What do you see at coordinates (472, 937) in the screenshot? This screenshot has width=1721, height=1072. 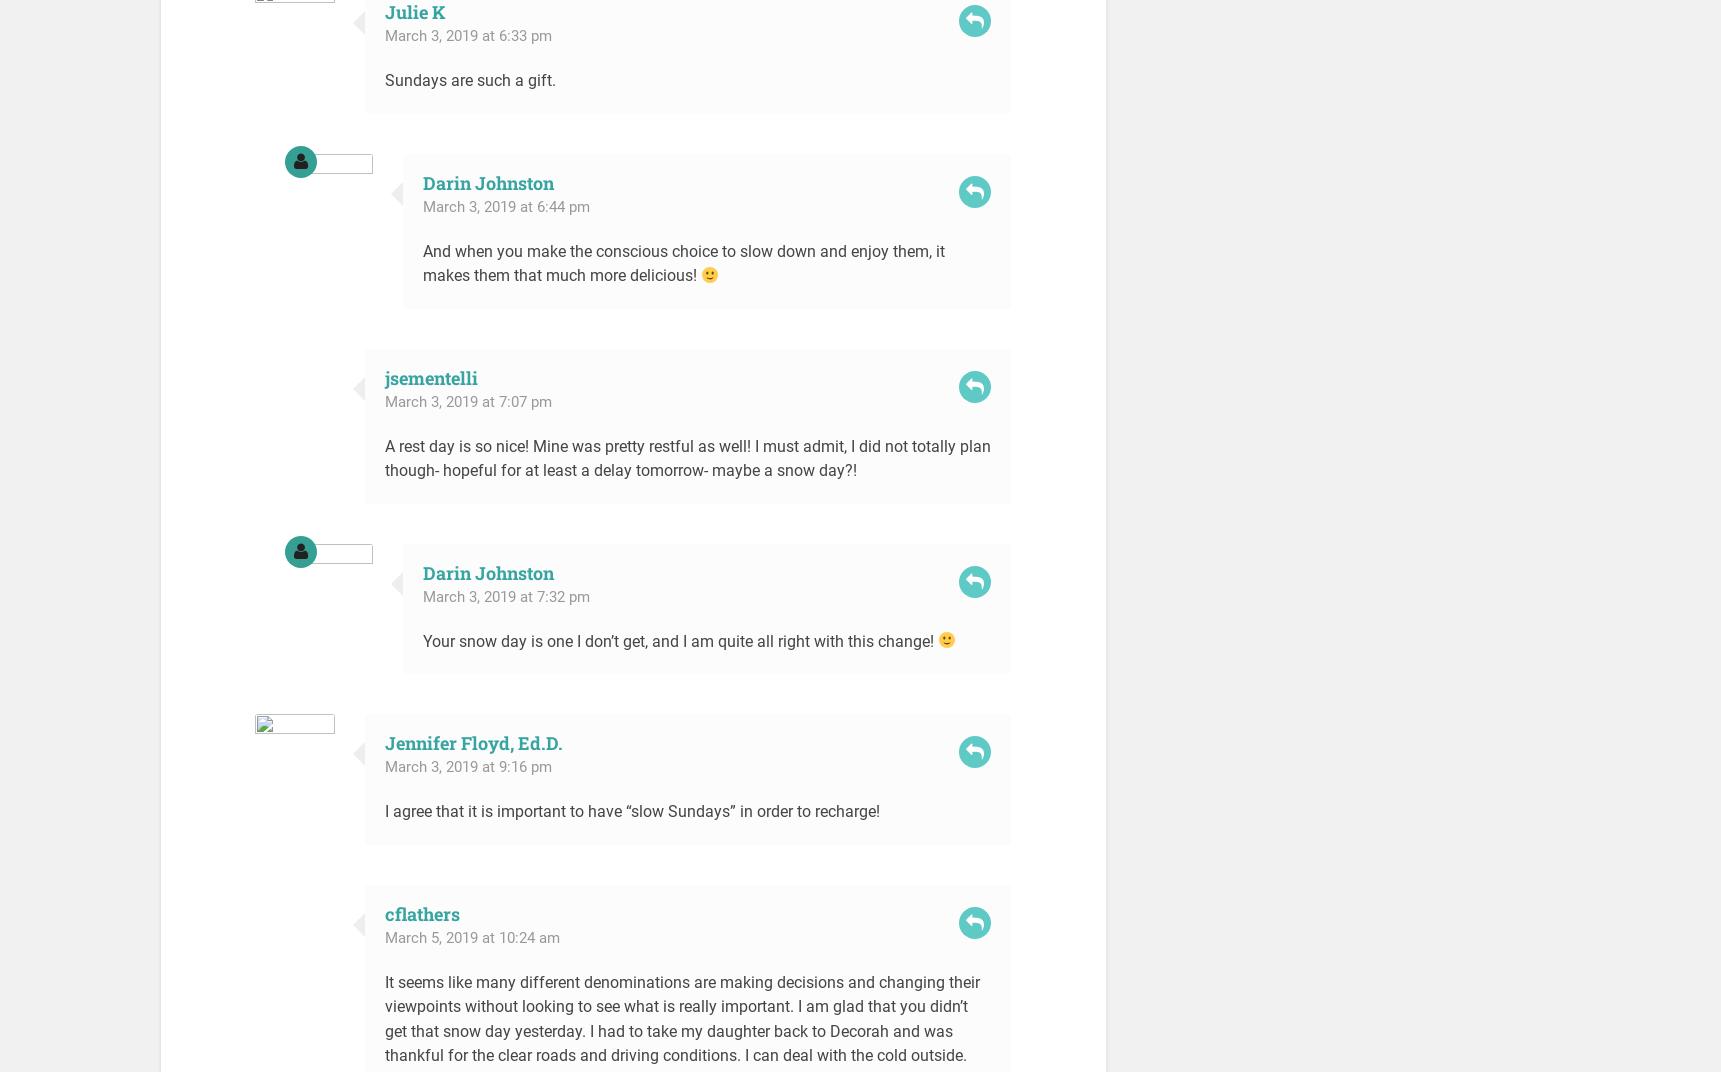 I see `'March 5, 2019 at 10:24 am'` at bounding box center [472, 937].